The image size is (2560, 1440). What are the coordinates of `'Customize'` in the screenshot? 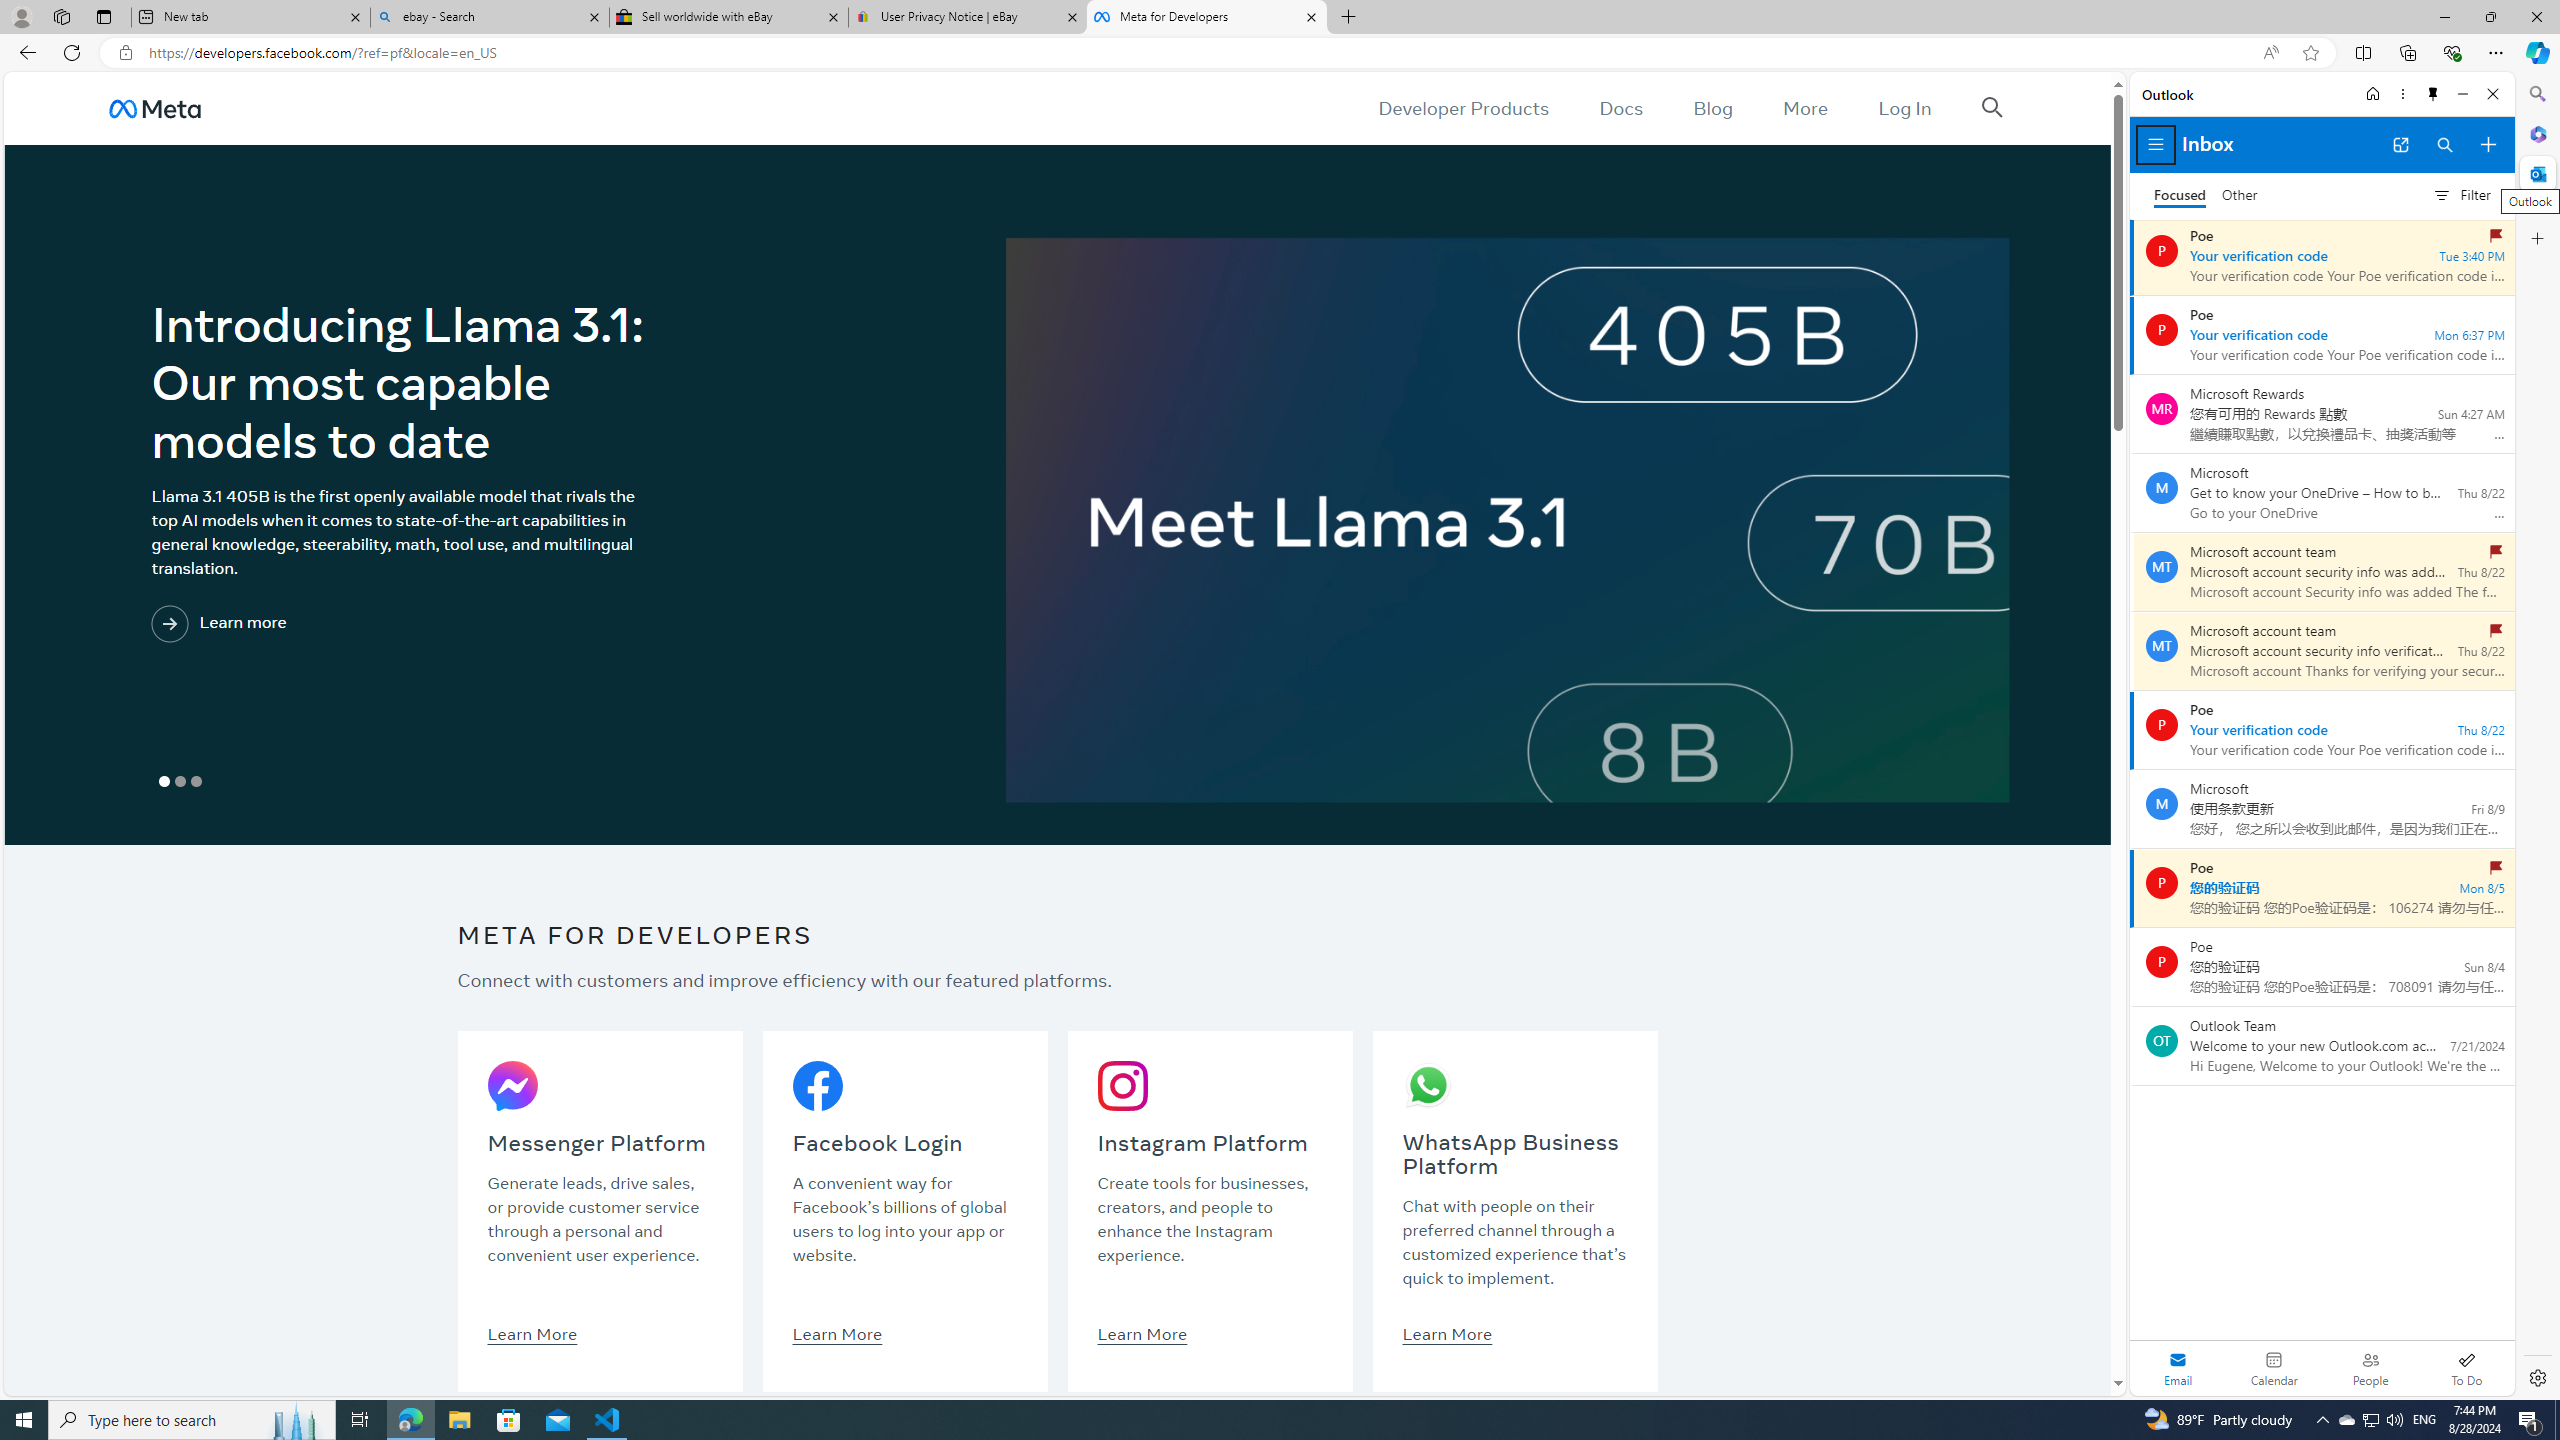 It's located at (2535, 237).